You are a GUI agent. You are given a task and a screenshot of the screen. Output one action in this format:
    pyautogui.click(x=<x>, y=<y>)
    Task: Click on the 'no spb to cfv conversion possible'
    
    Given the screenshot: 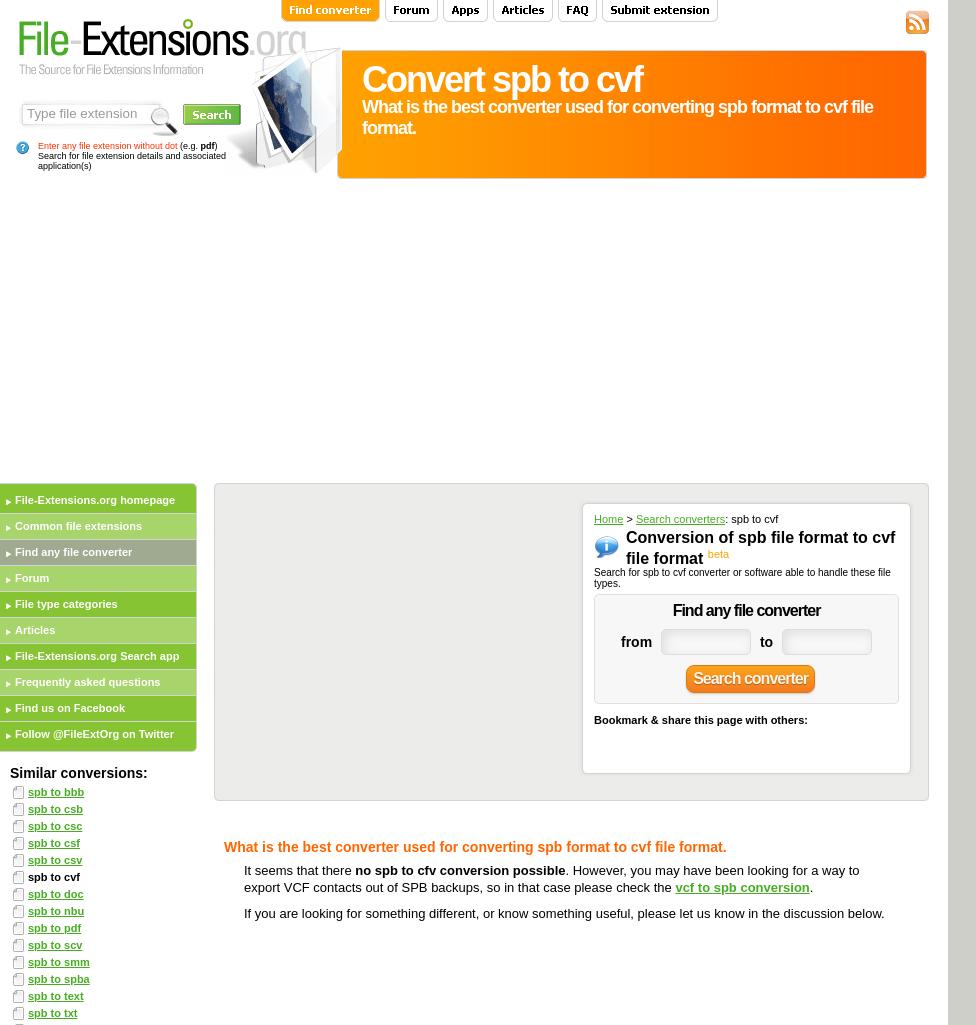 What is the action you would take?
    pyautogui.click(x=458, y=870)
    